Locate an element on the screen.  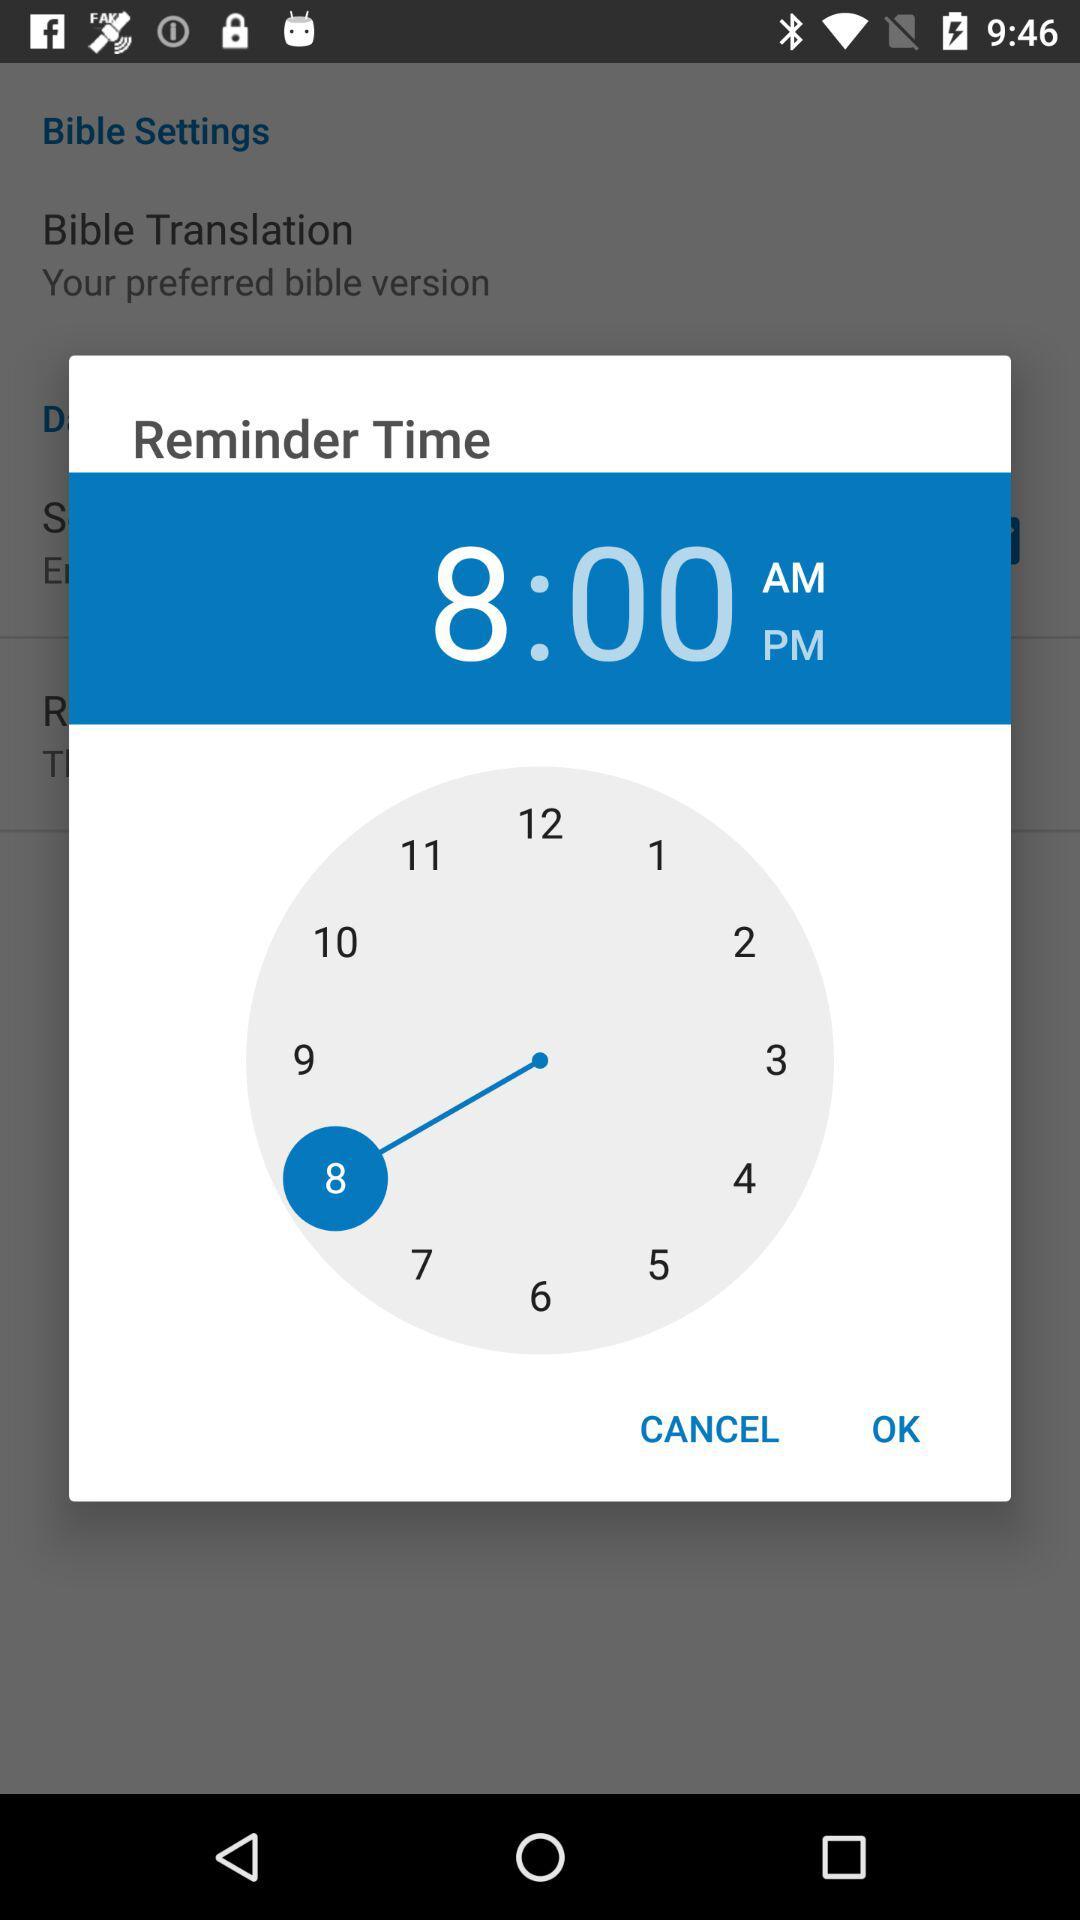
pm icon is located at coordinates (792, 637).